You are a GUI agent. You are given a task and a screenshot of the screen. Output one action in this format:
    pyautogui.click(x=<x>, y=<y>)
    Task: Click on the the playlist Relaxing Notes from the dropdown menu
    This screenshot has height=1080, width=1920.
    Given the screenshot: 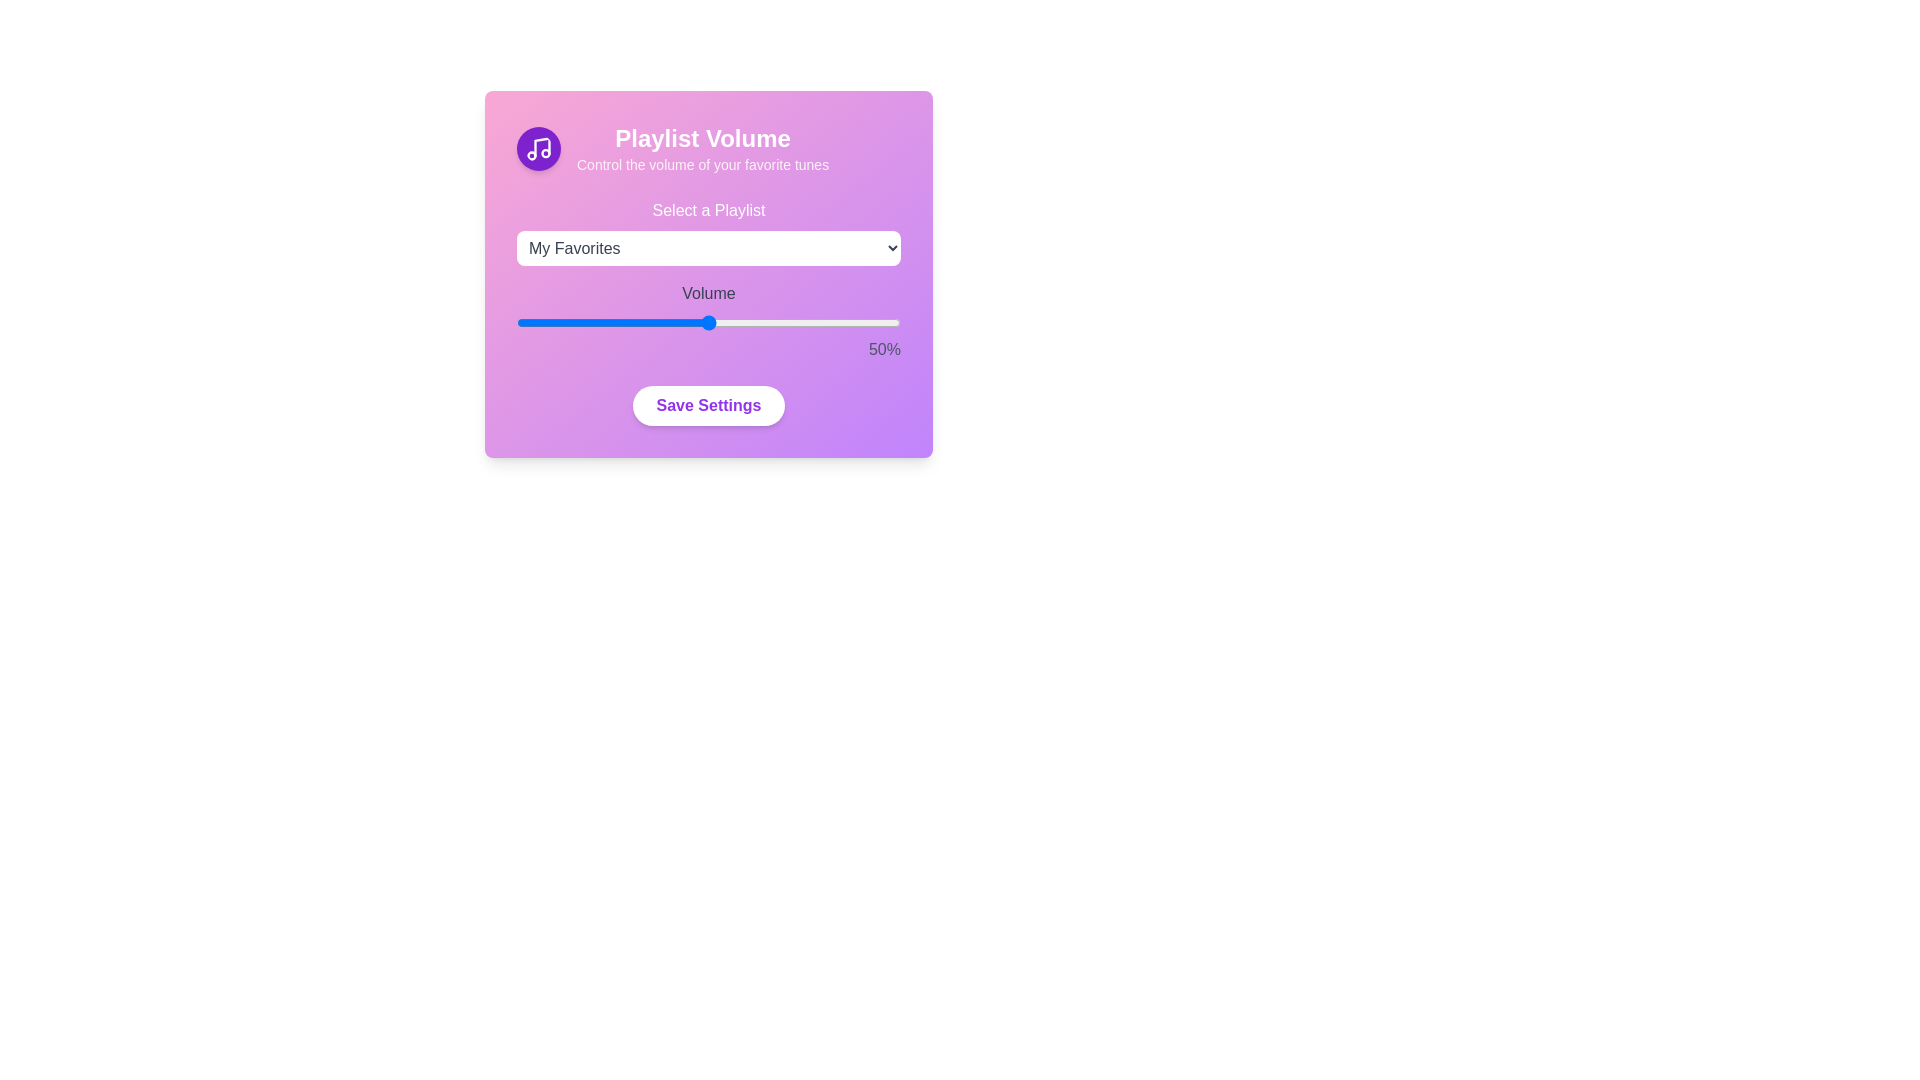 What is the action you would take?
    pyautogui.click(x=709, y=247)
    